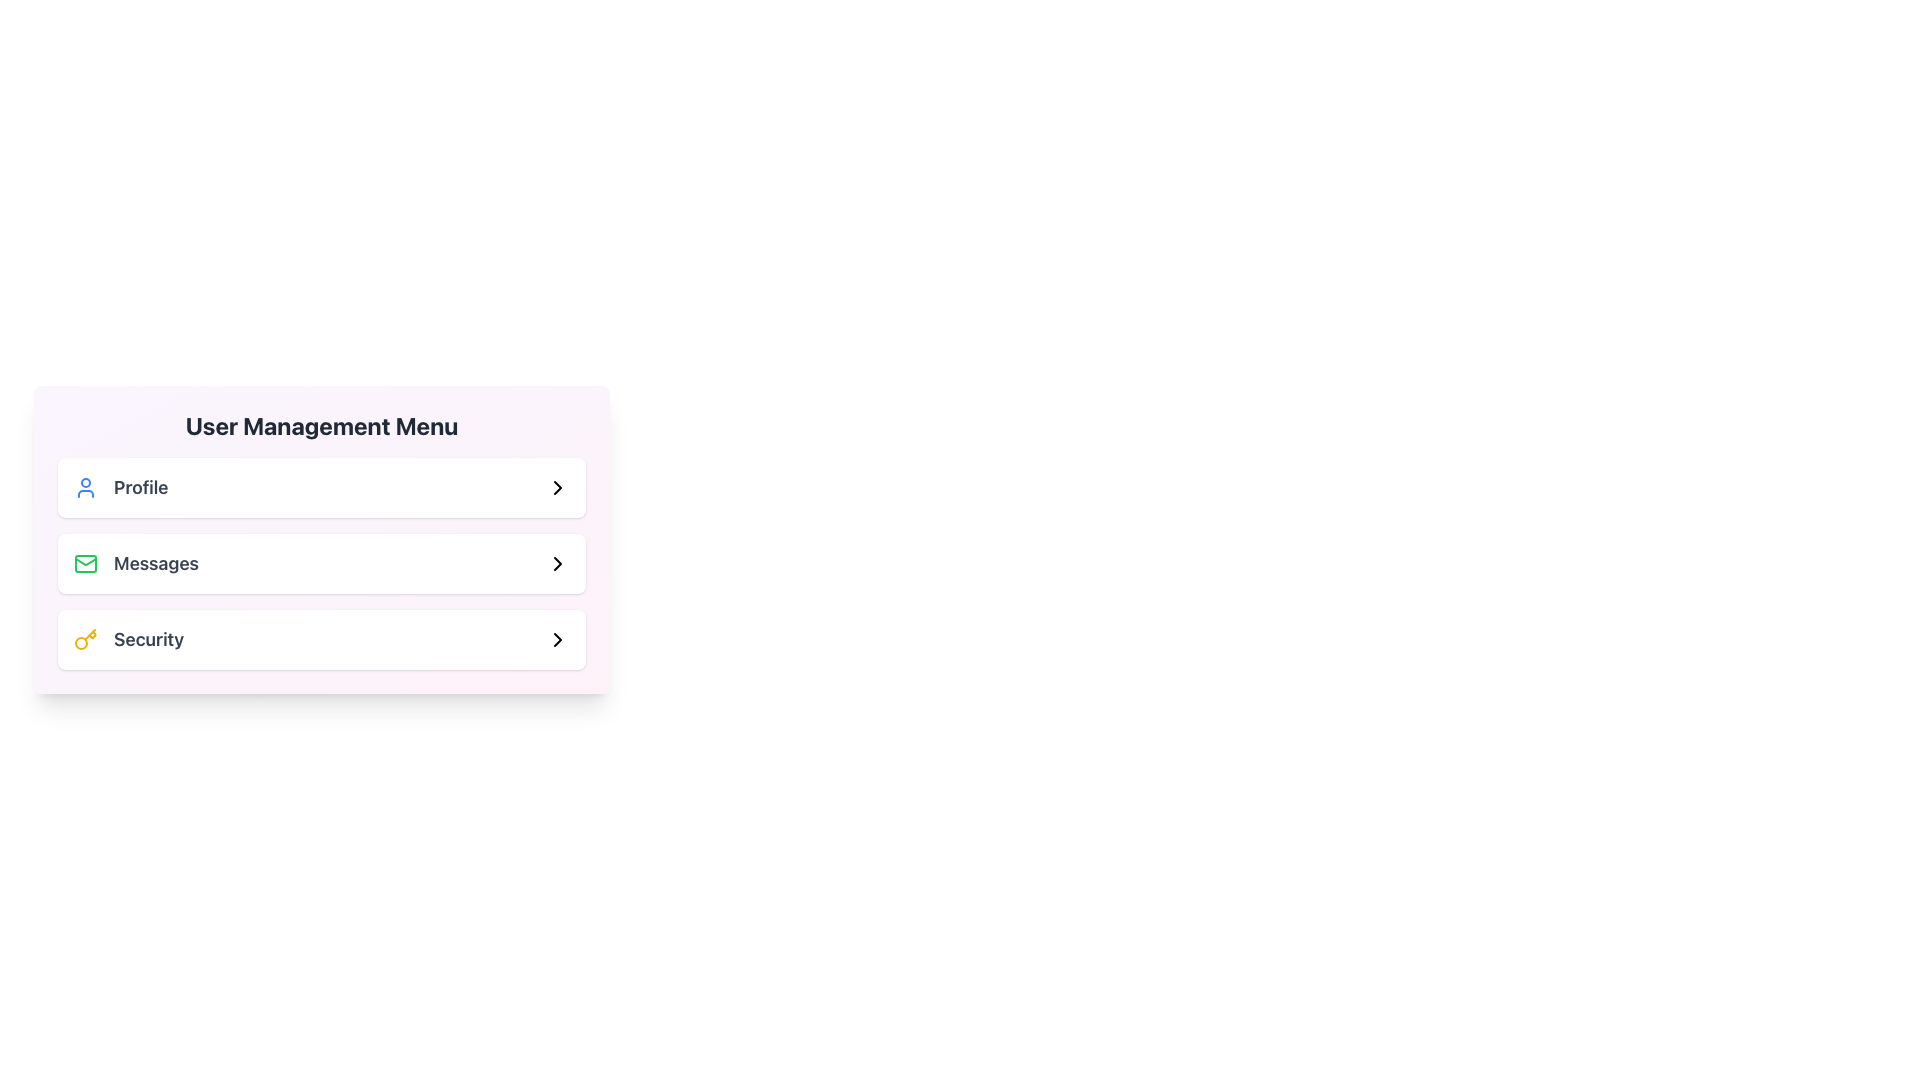 This screenshot has width=1920, height=1080. I want to click on the bold text label that reads 'Profile' in the User Management Menu panel, located to the right of the blue user icon, so click(140, 488).